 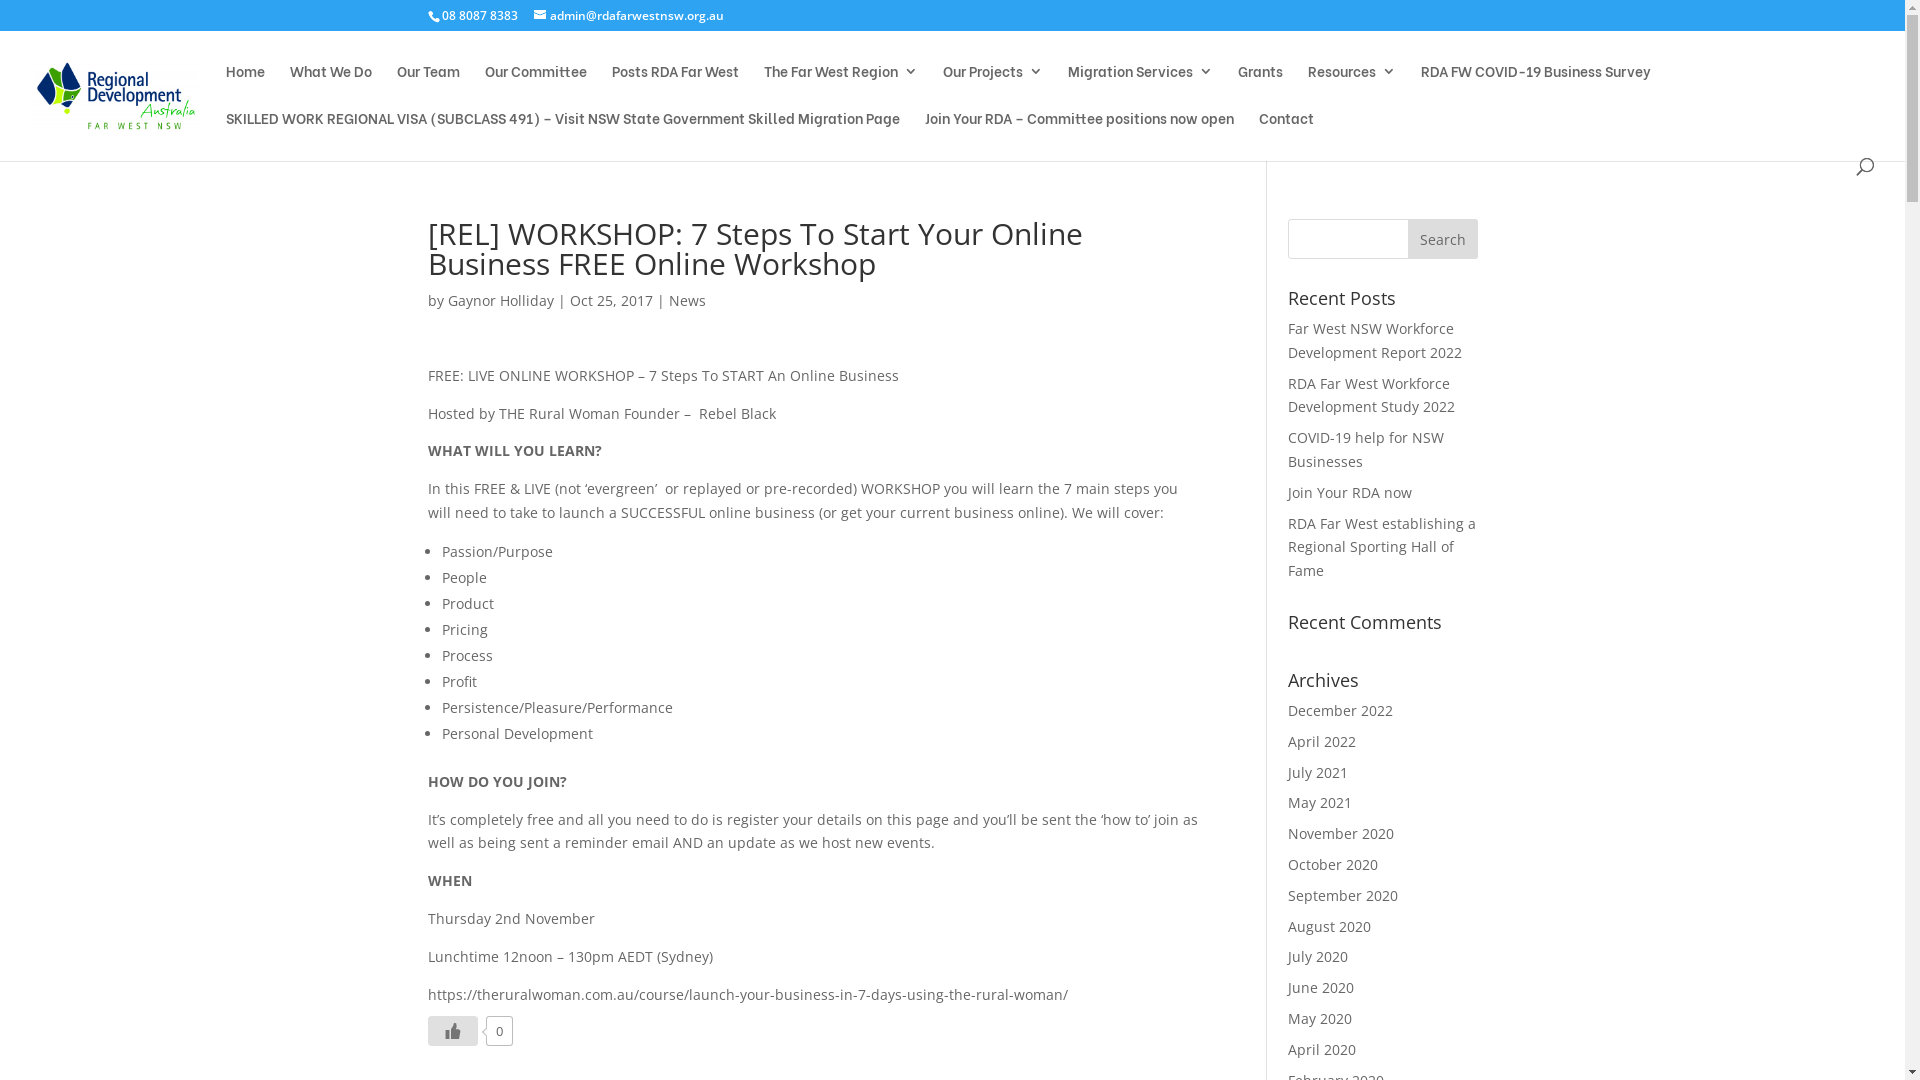 I want to click on 'Far West NSW Workforce Development Report 2022', so click(x=1373, y=339).